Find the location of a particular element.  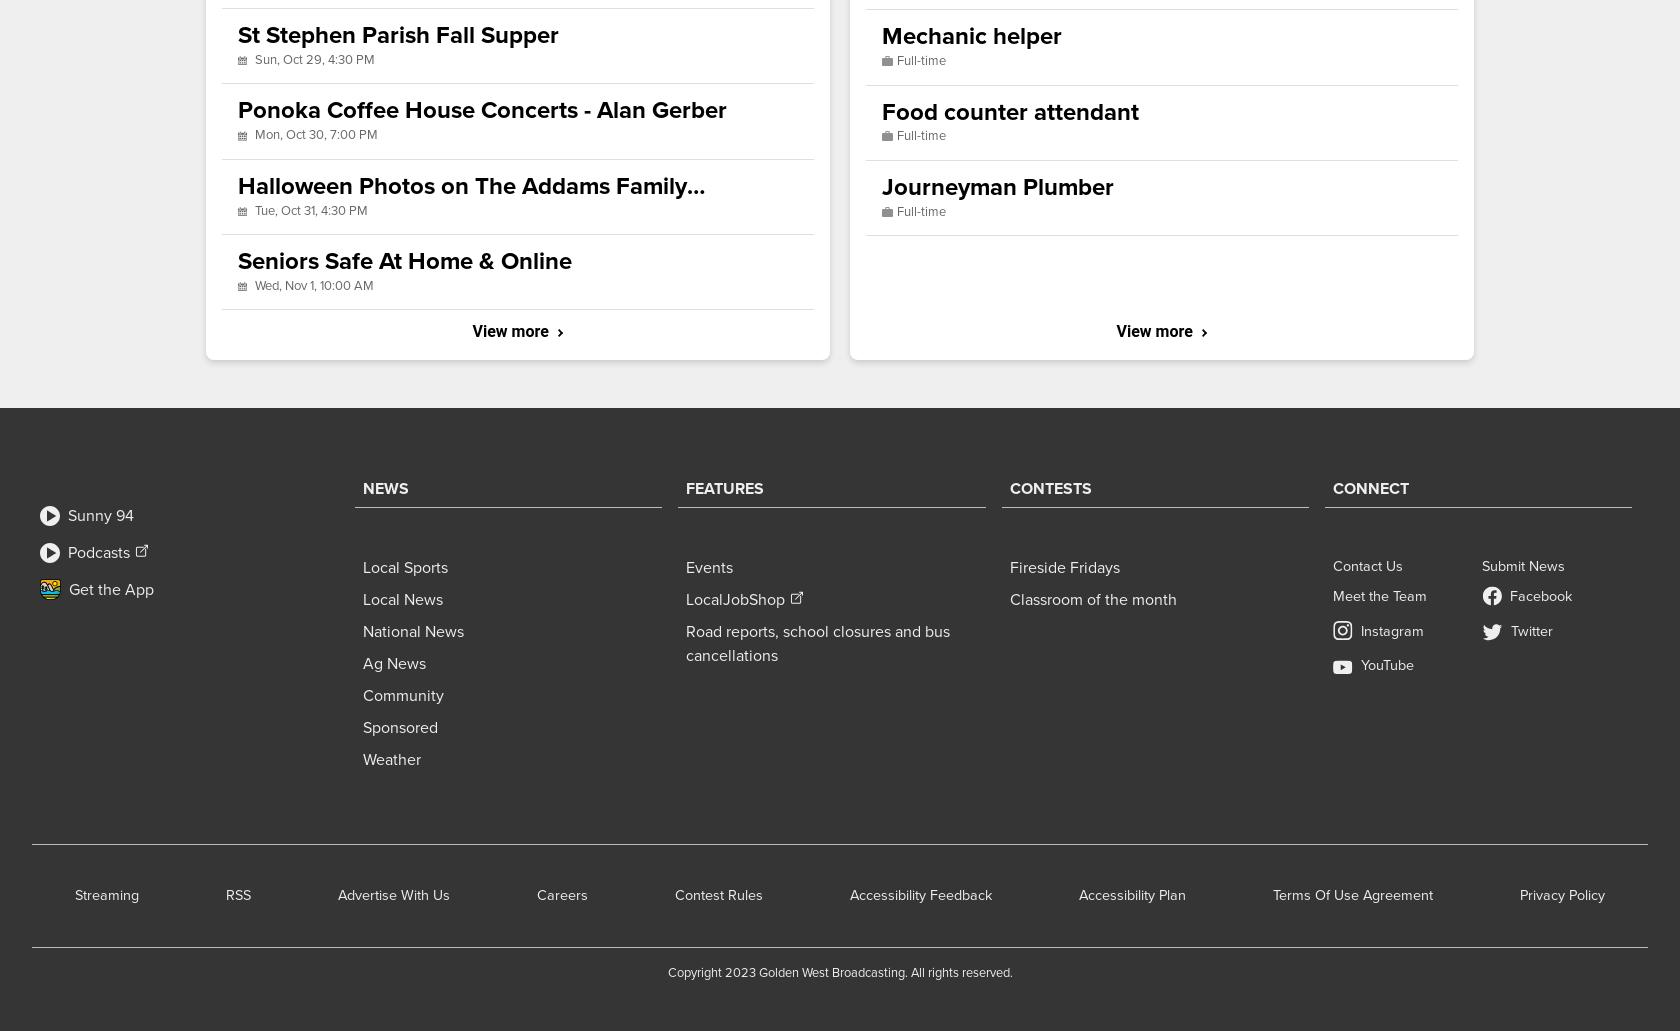

'Facebook' is located at coordinates (1541, 595).